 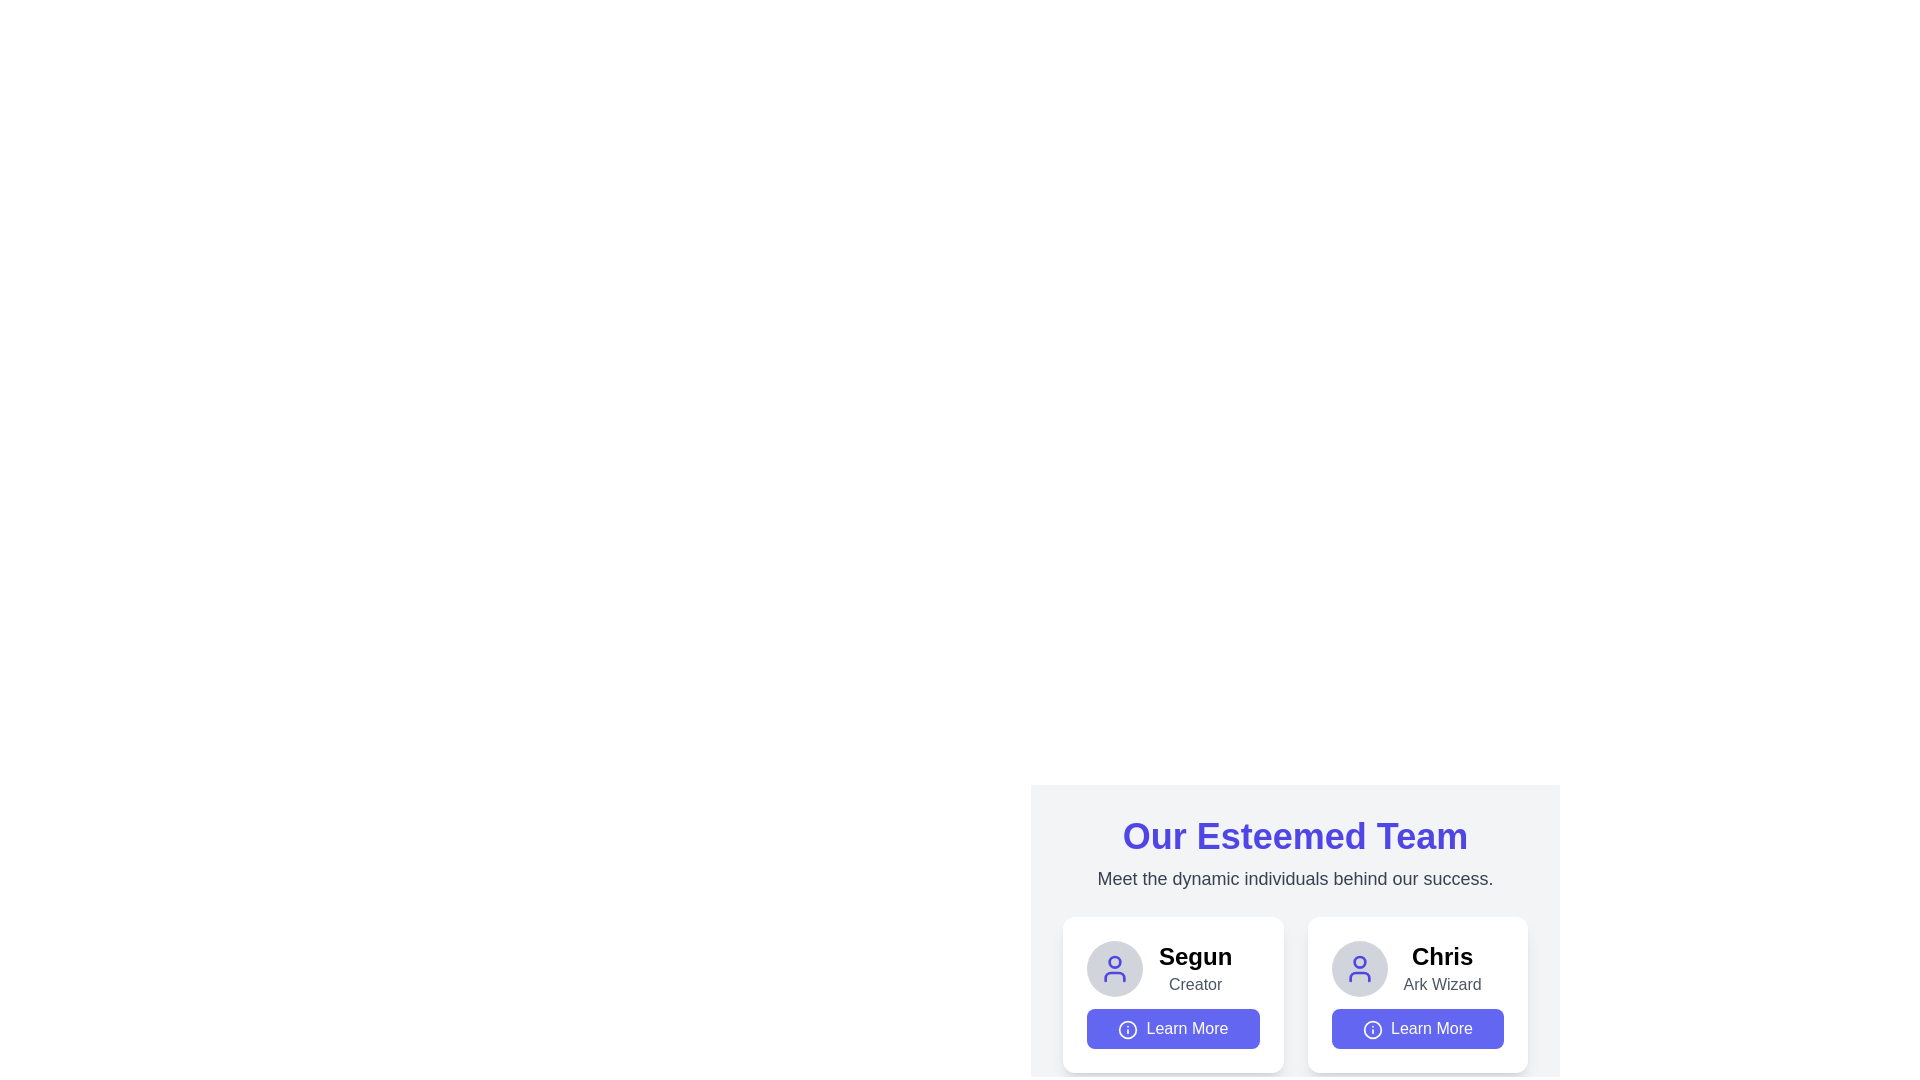 What do you see at coordinates (1295, 837) in the screenshot?
I see `the header text element introducing the team members section, which is positioned above the subtitle 'Meet the dynamic individuals behind our success.'` at bounding box center [1295, 837].